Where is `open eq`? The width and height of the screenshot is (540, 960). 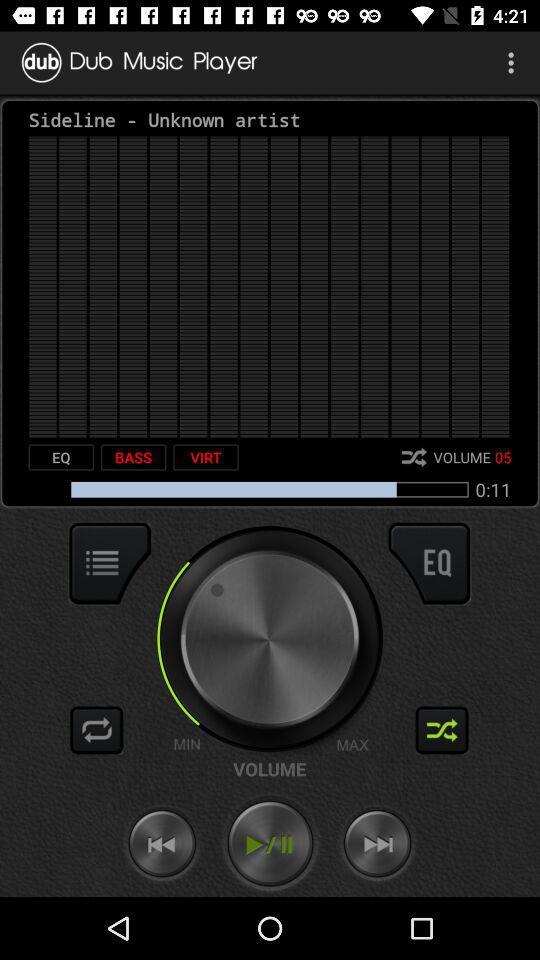 open eq is located at coordinates (428, 563).